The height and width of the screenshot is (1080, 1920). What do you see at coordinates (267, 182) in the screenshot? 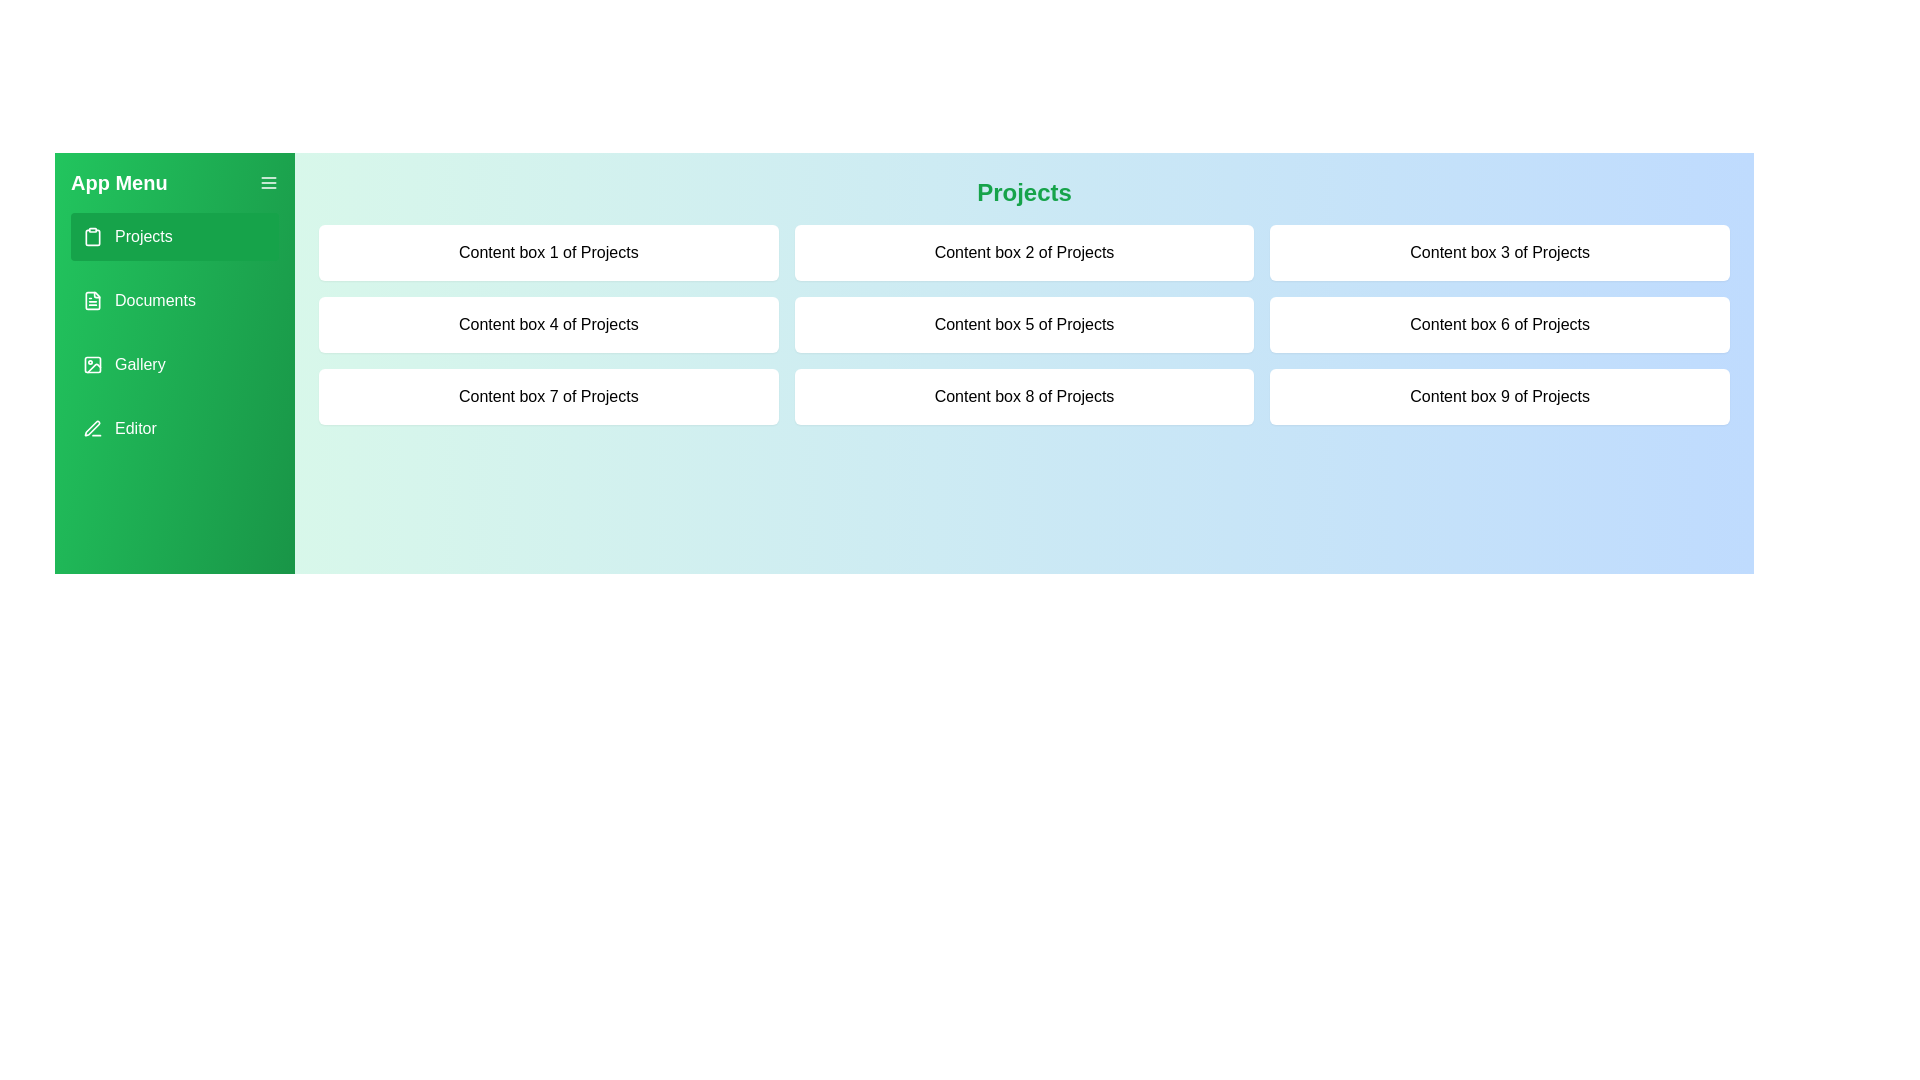
I see `the menu button to toggle the drawer menu visibility` at bounding box center [267, 182].